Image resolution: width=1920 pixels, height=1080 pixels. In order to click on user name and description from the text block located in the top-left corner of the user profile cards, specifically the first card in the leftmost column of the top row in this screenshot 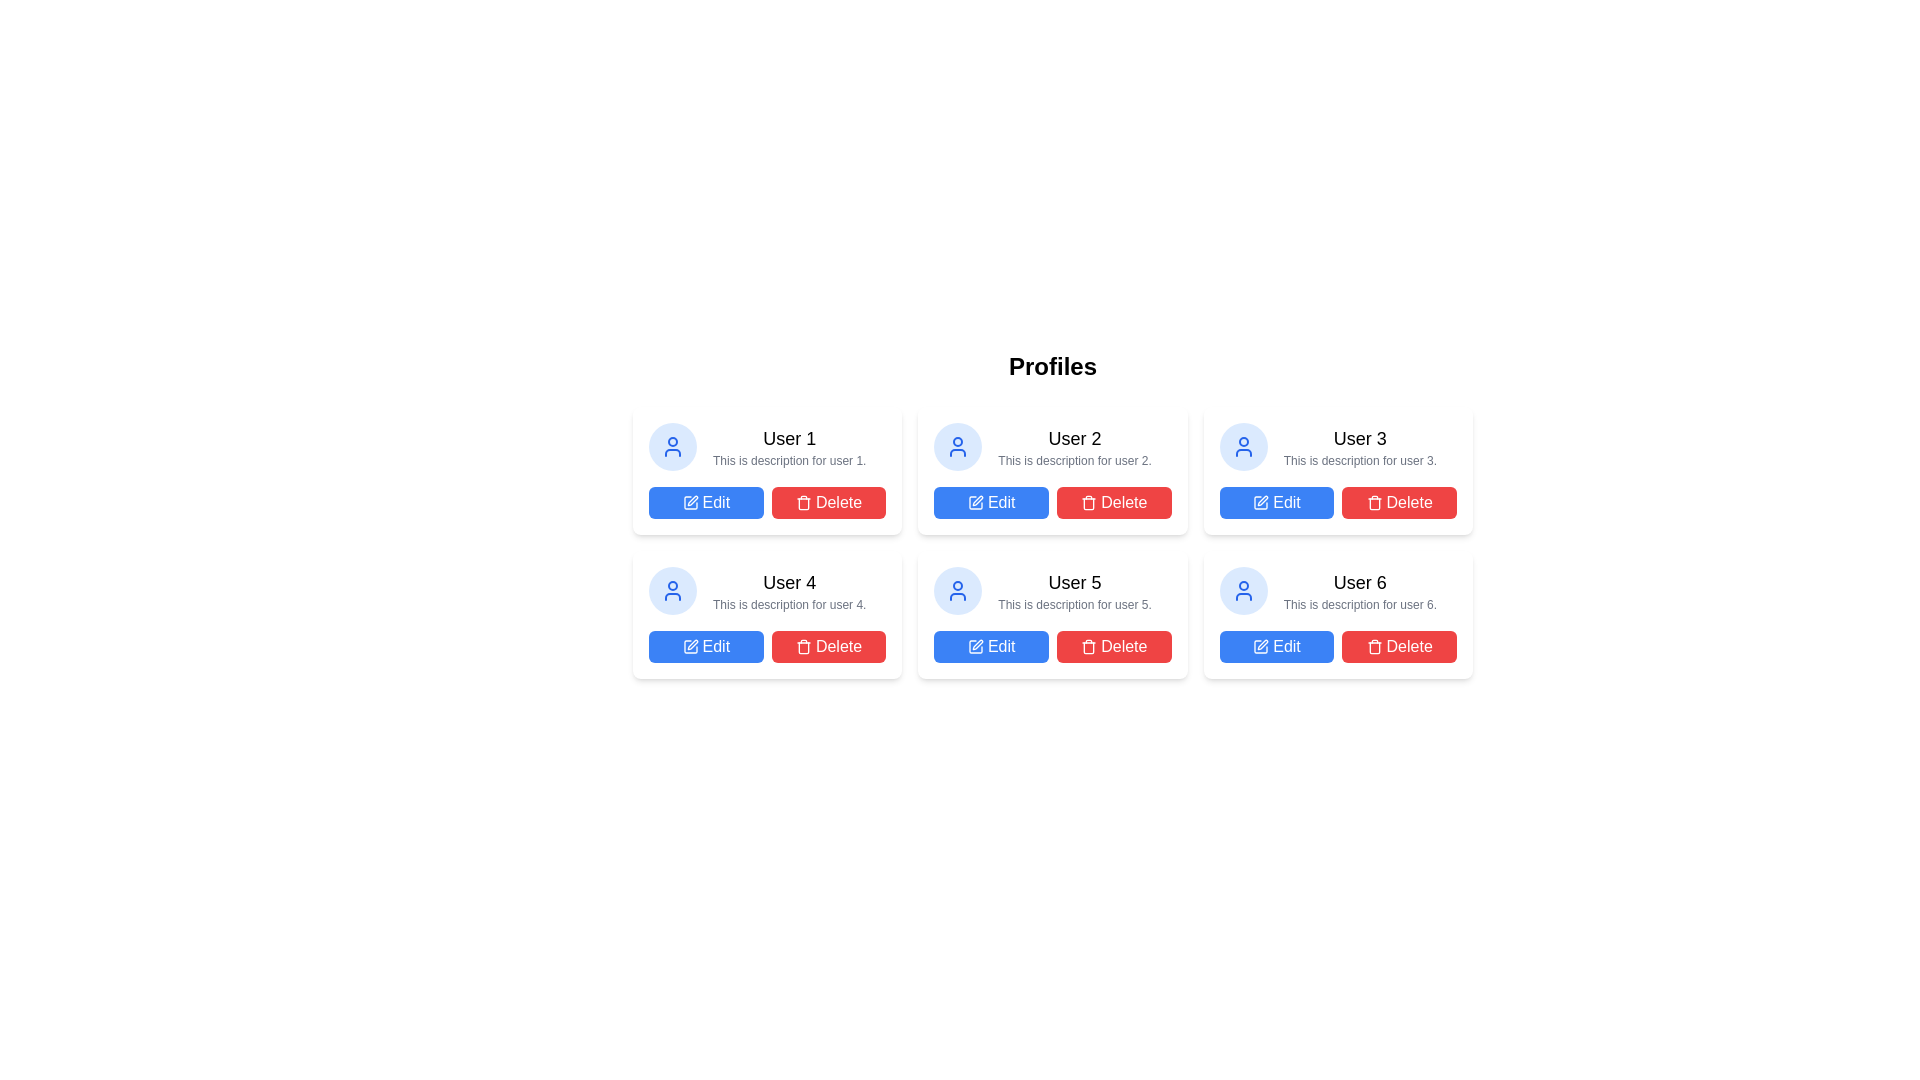, I will do `click(788, 446)`.